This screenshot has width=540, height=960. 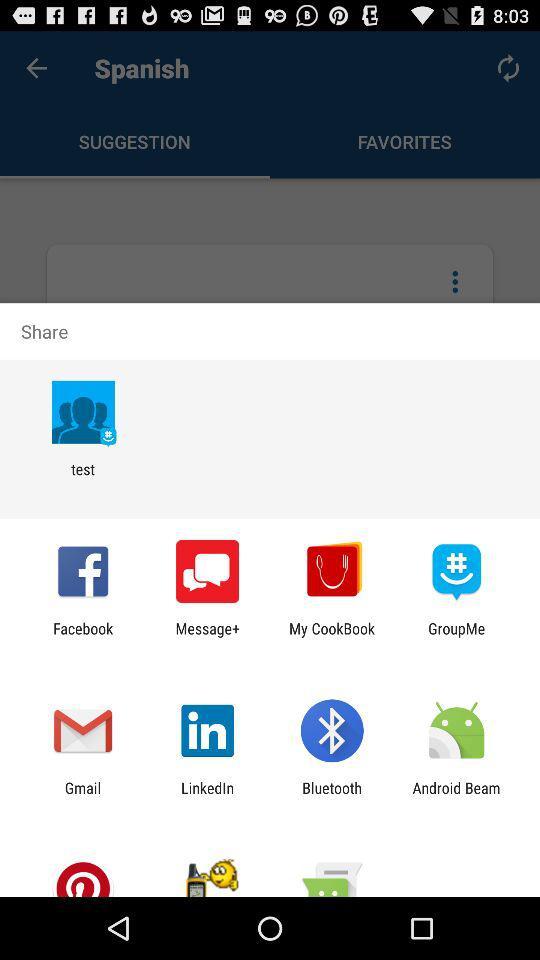 I want to click on item next to bluetooth app, so click(x=456, y=796).